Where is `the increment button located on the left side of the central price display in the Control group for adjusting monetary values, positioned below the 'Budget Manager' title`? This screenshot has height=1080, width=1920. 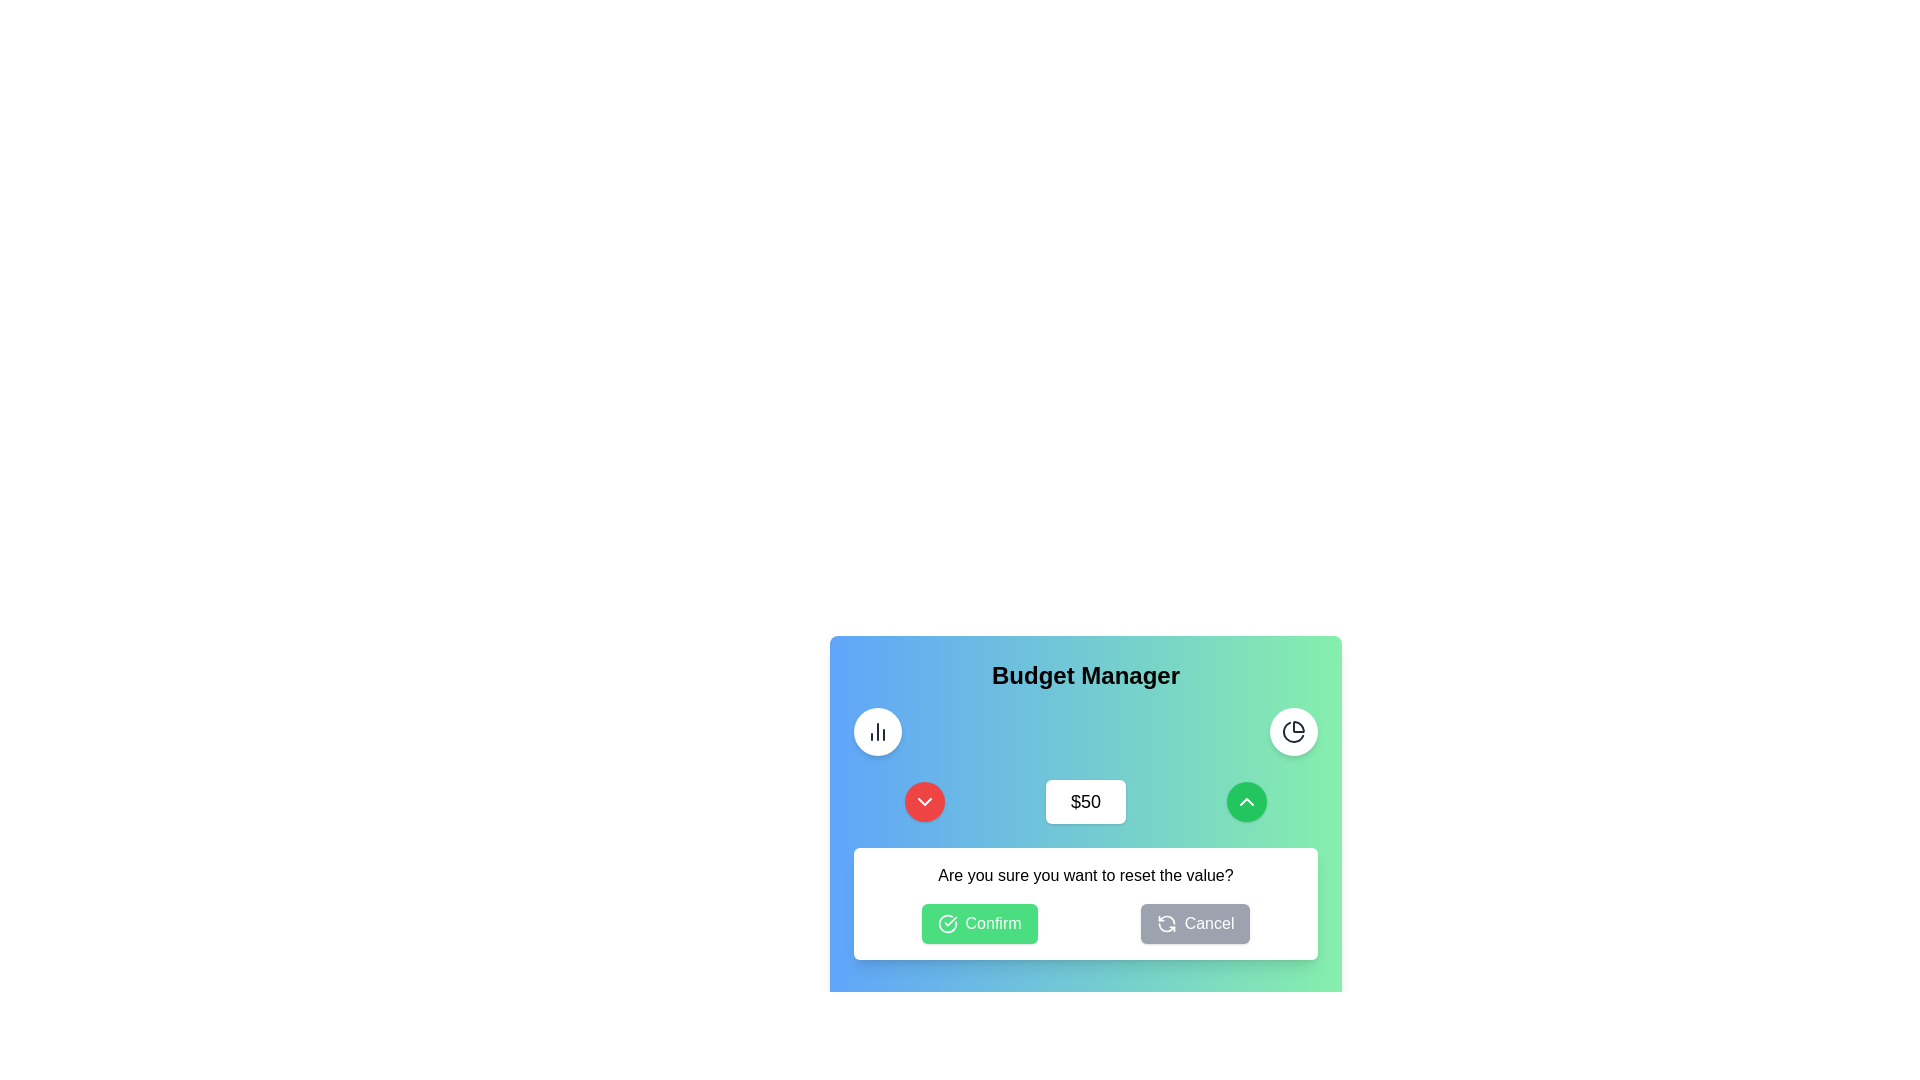
the increment button located on the left side of the central price display in the Control group for adjusting monetary values, positioned below the 'Budget Manager' title is located at coordinates (1084, 801).